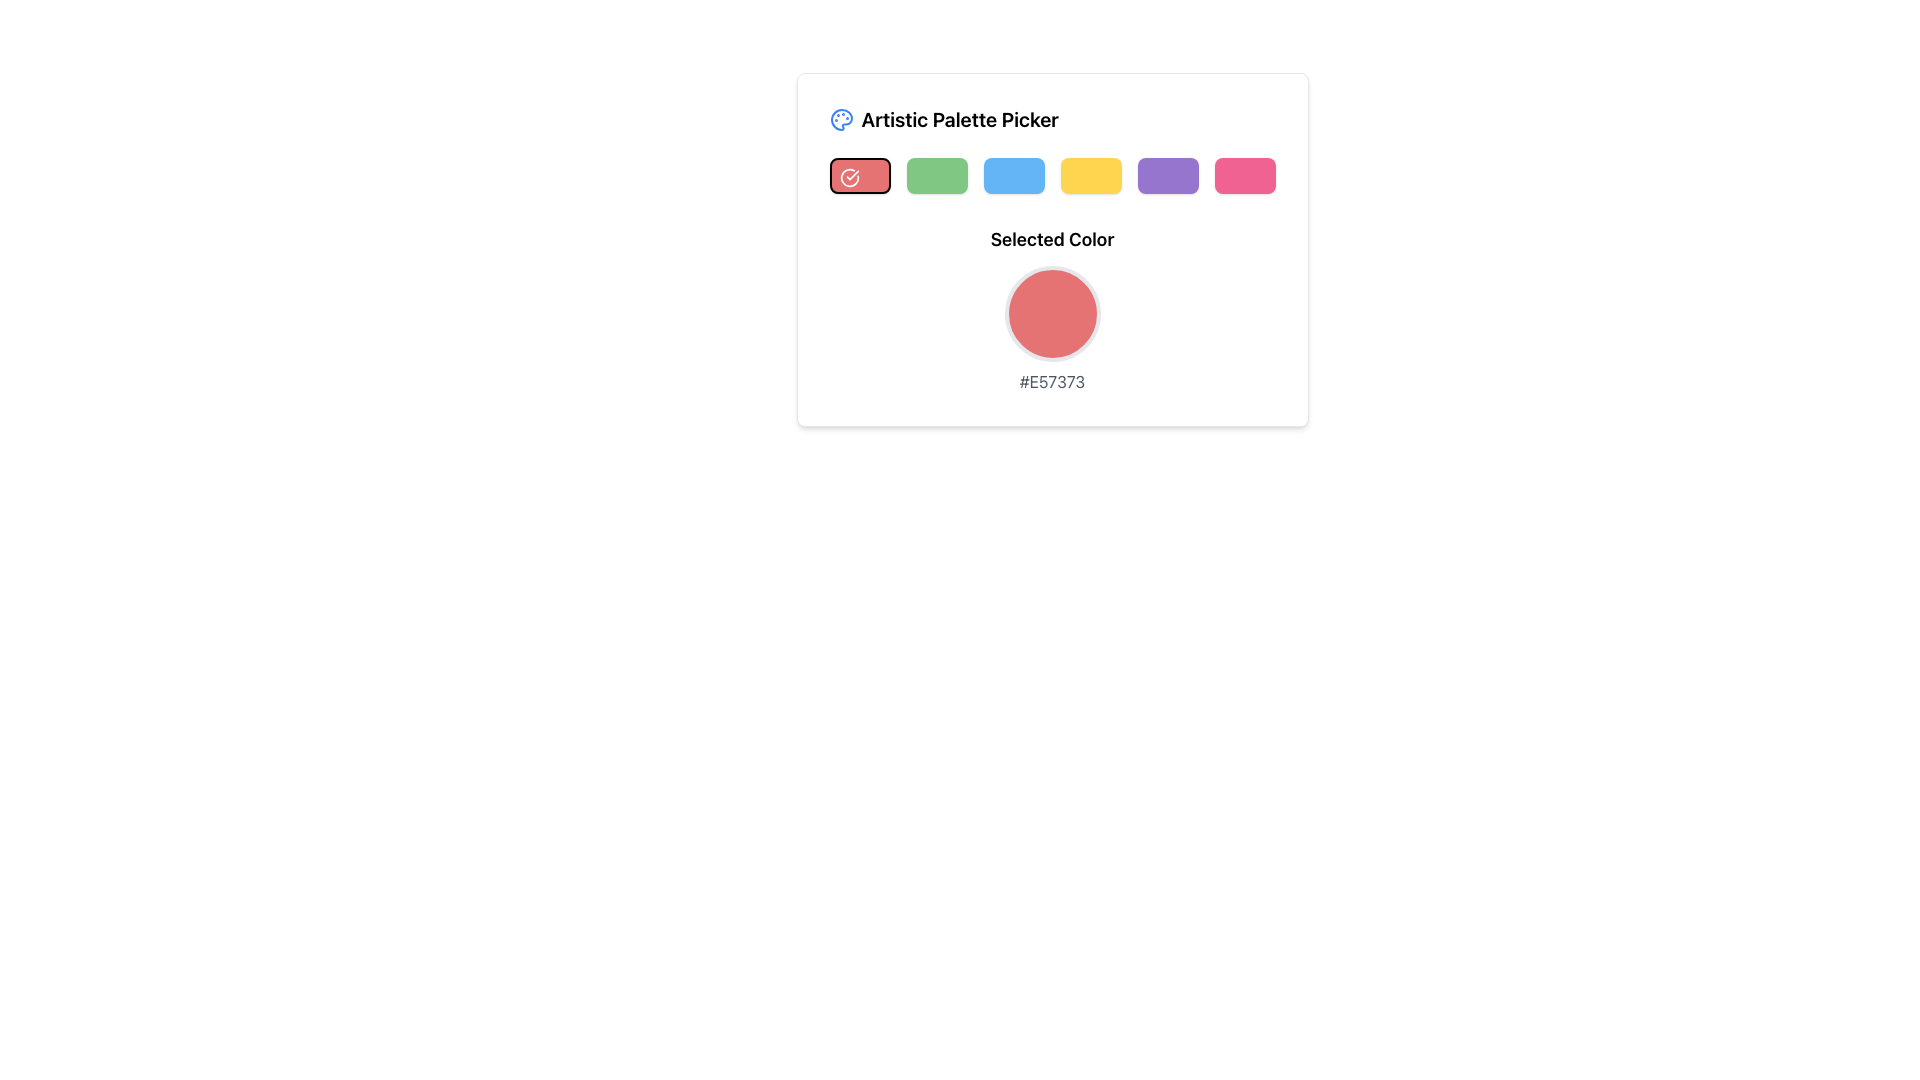 Image resolution: width=1920 pixels, height=1080 pixels. Describe the element at coordinates (1089, 175) in the screenshot. I see `the fourth selectable color box representing yellow in the Artistic Palette Picker` at that location.